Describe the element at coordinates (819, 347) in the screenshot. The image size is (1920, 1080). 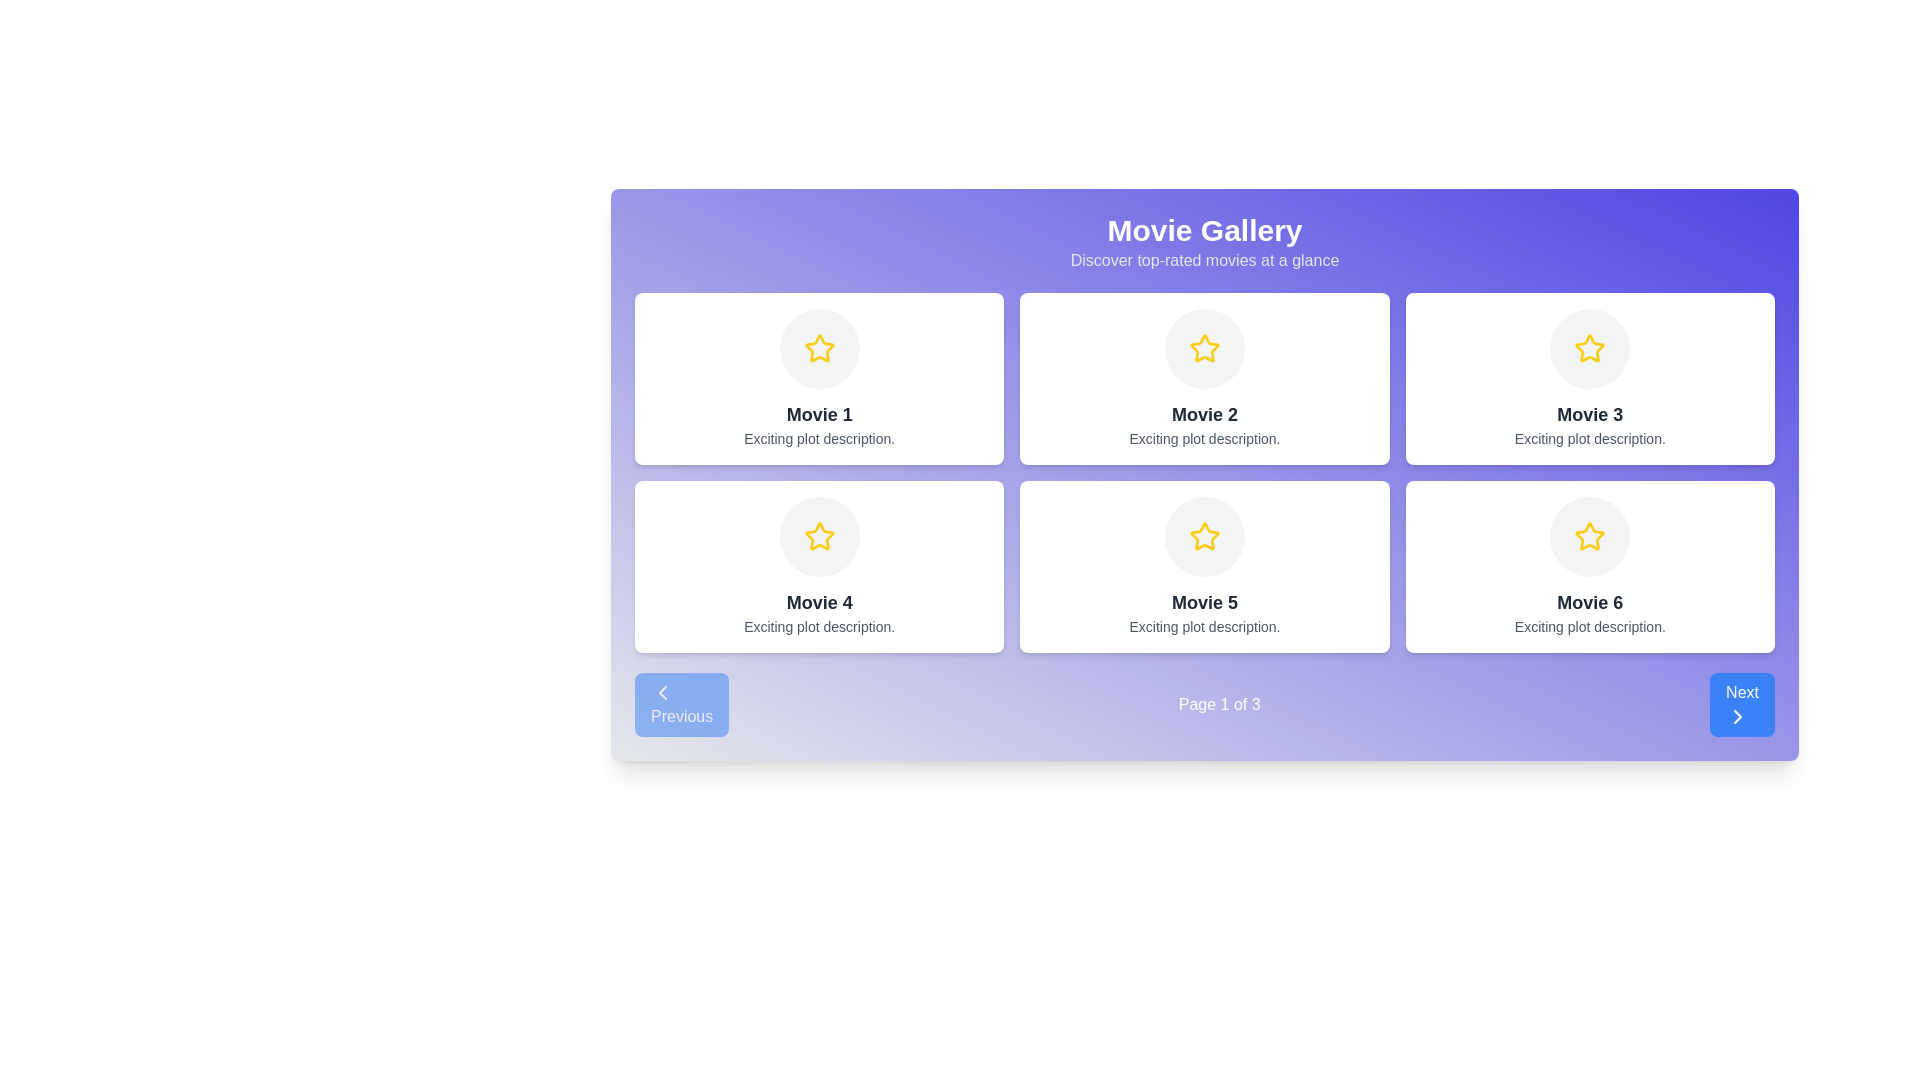
I see `the icon representing actions or ratings for the 'Movie 1' card, which is positioned at the top center of the card` at that location.